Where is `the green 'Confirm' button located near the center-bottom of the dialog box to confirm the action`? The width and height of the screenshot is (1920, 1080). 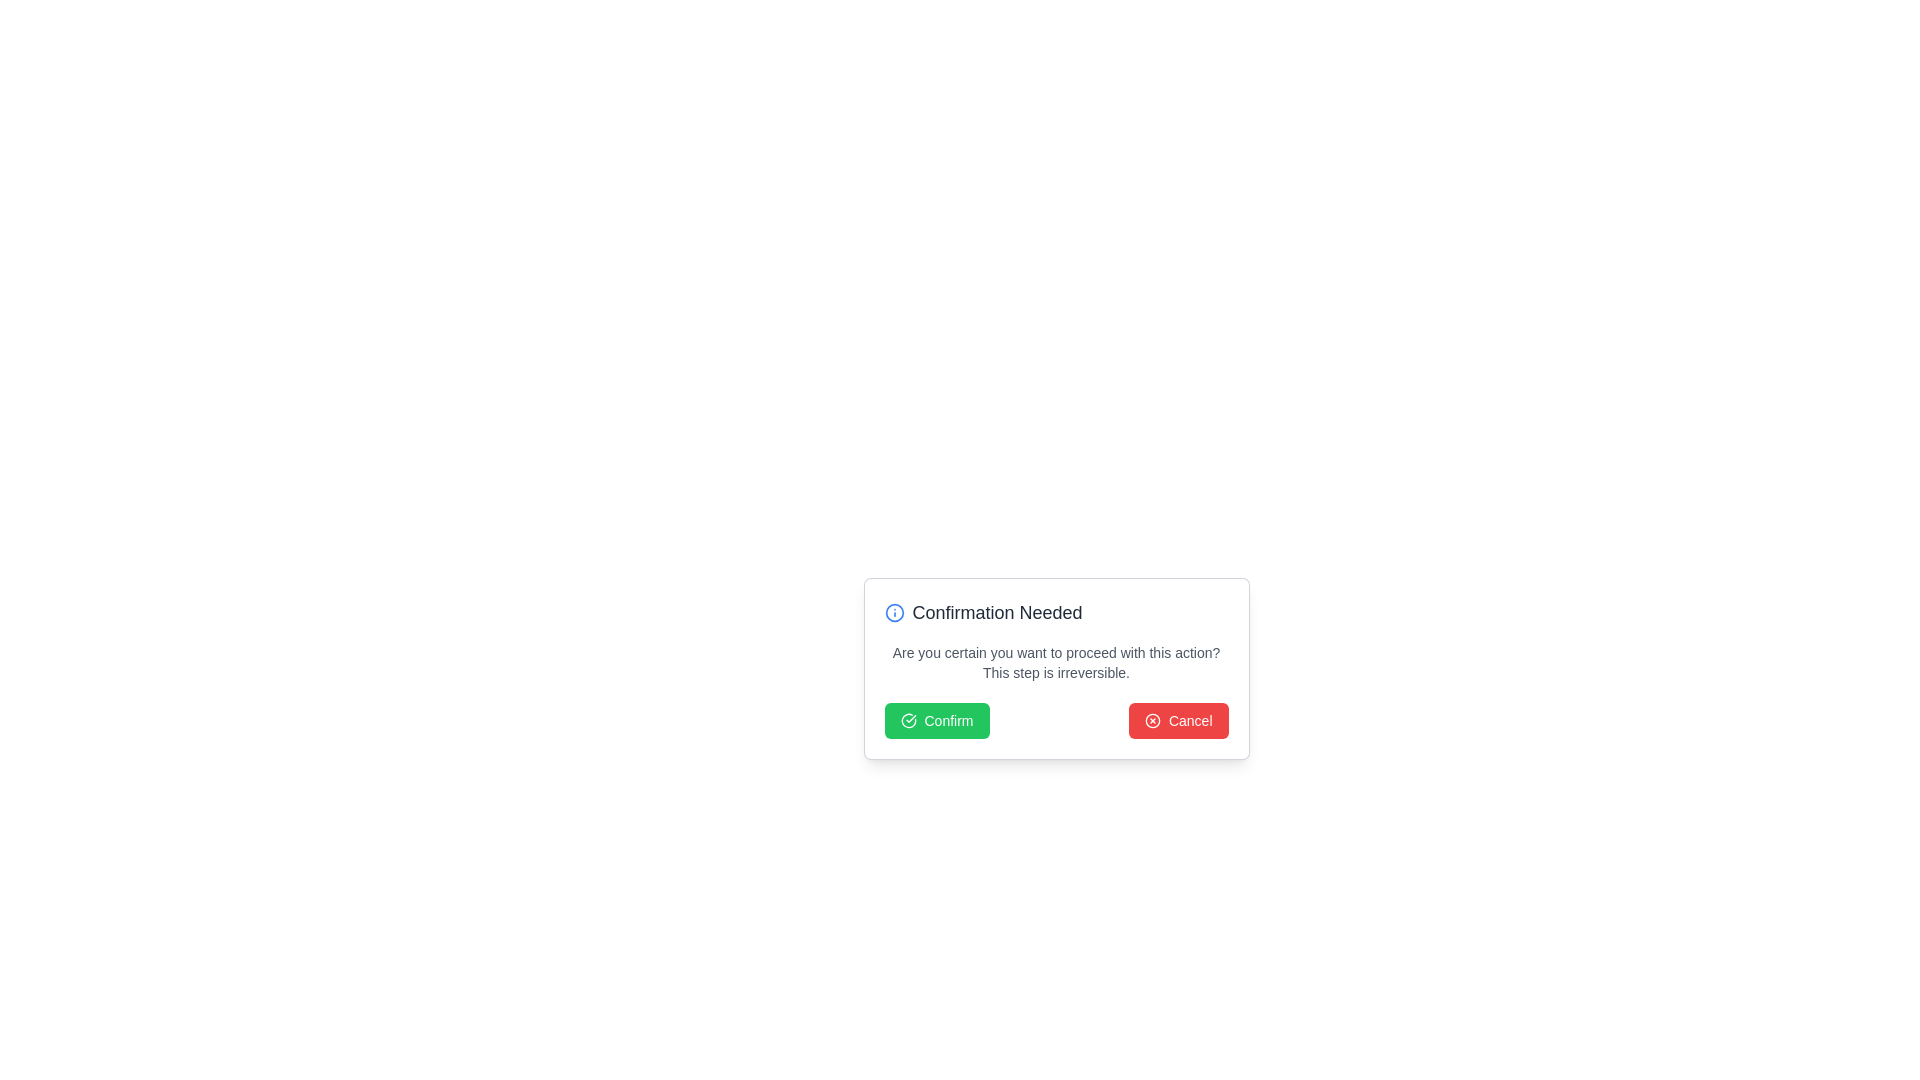 the green 'Confirm' button located near the center-bottom of the dialog box to confirm the action is located at coordinates (935, 721).